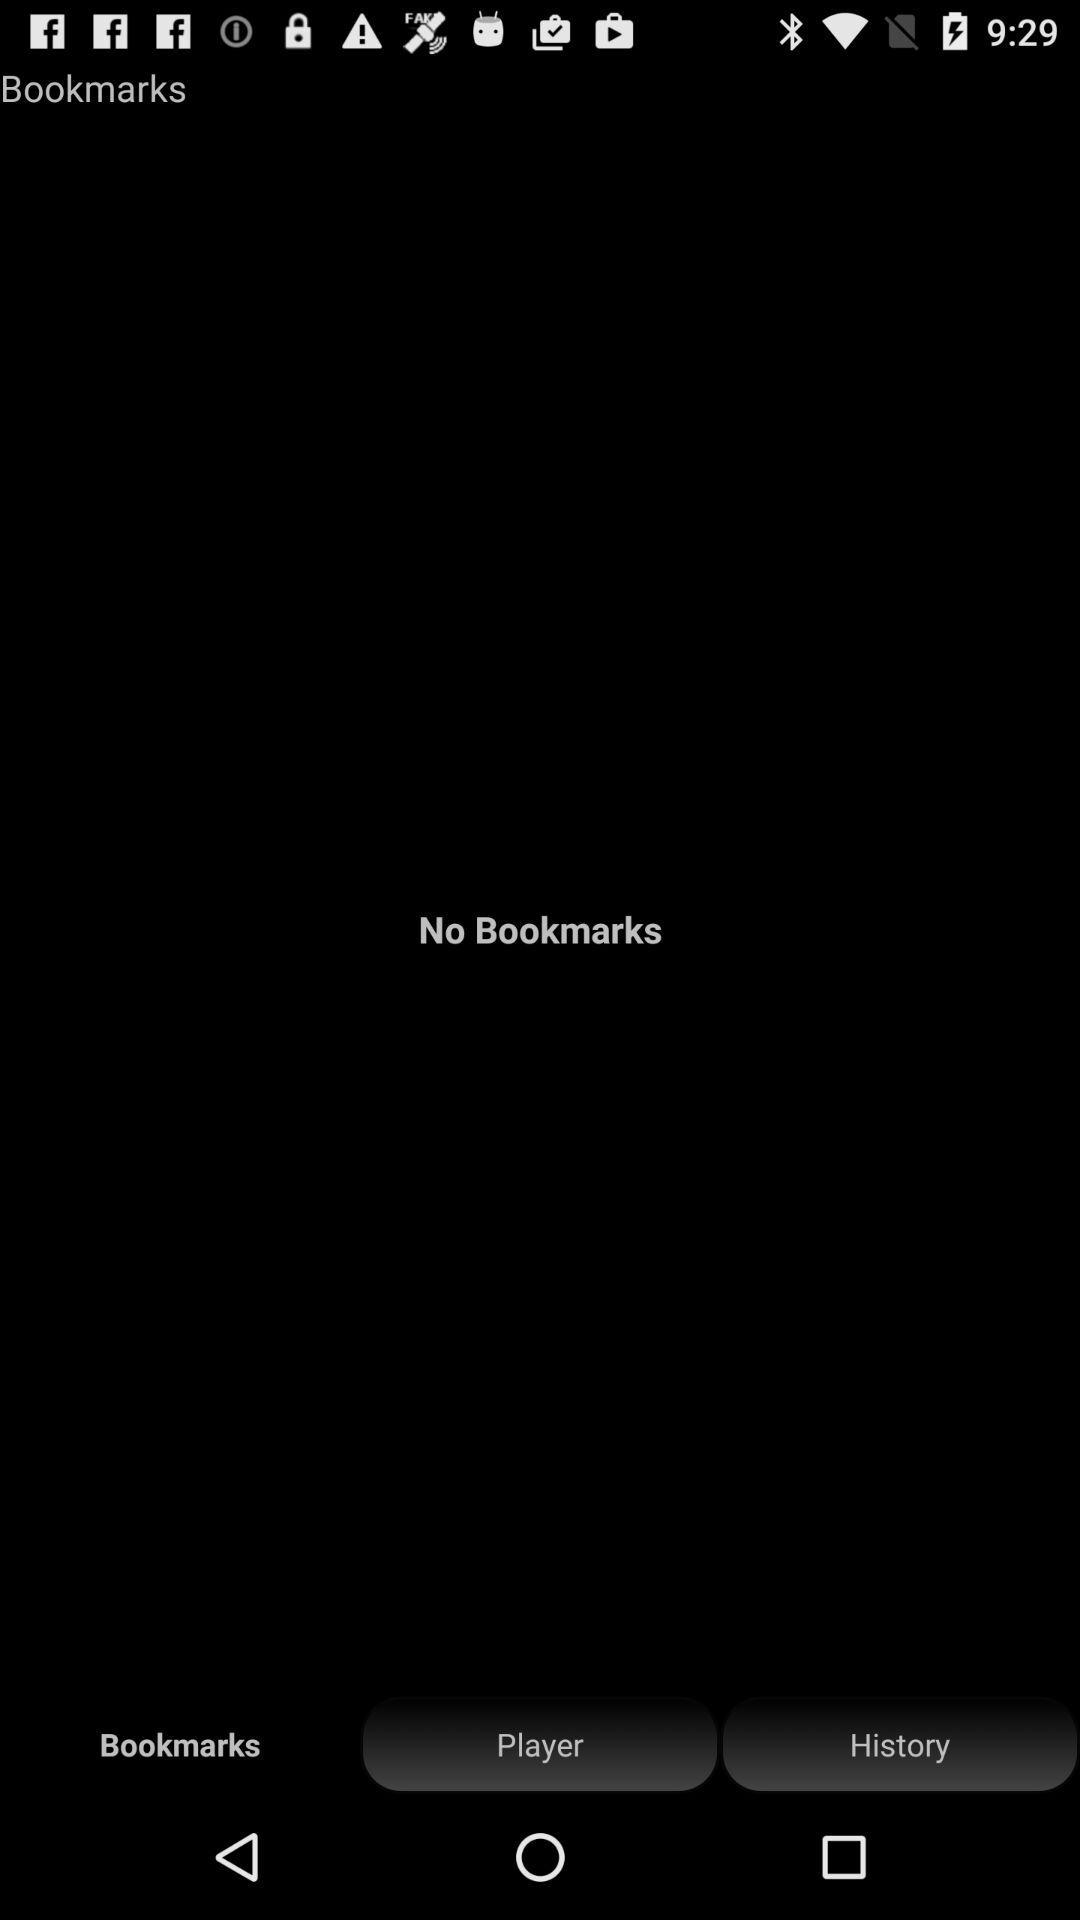 Image resolution: width=1080 pixels, height=1920 pixels. I want to click on player, so click(540, 1744).